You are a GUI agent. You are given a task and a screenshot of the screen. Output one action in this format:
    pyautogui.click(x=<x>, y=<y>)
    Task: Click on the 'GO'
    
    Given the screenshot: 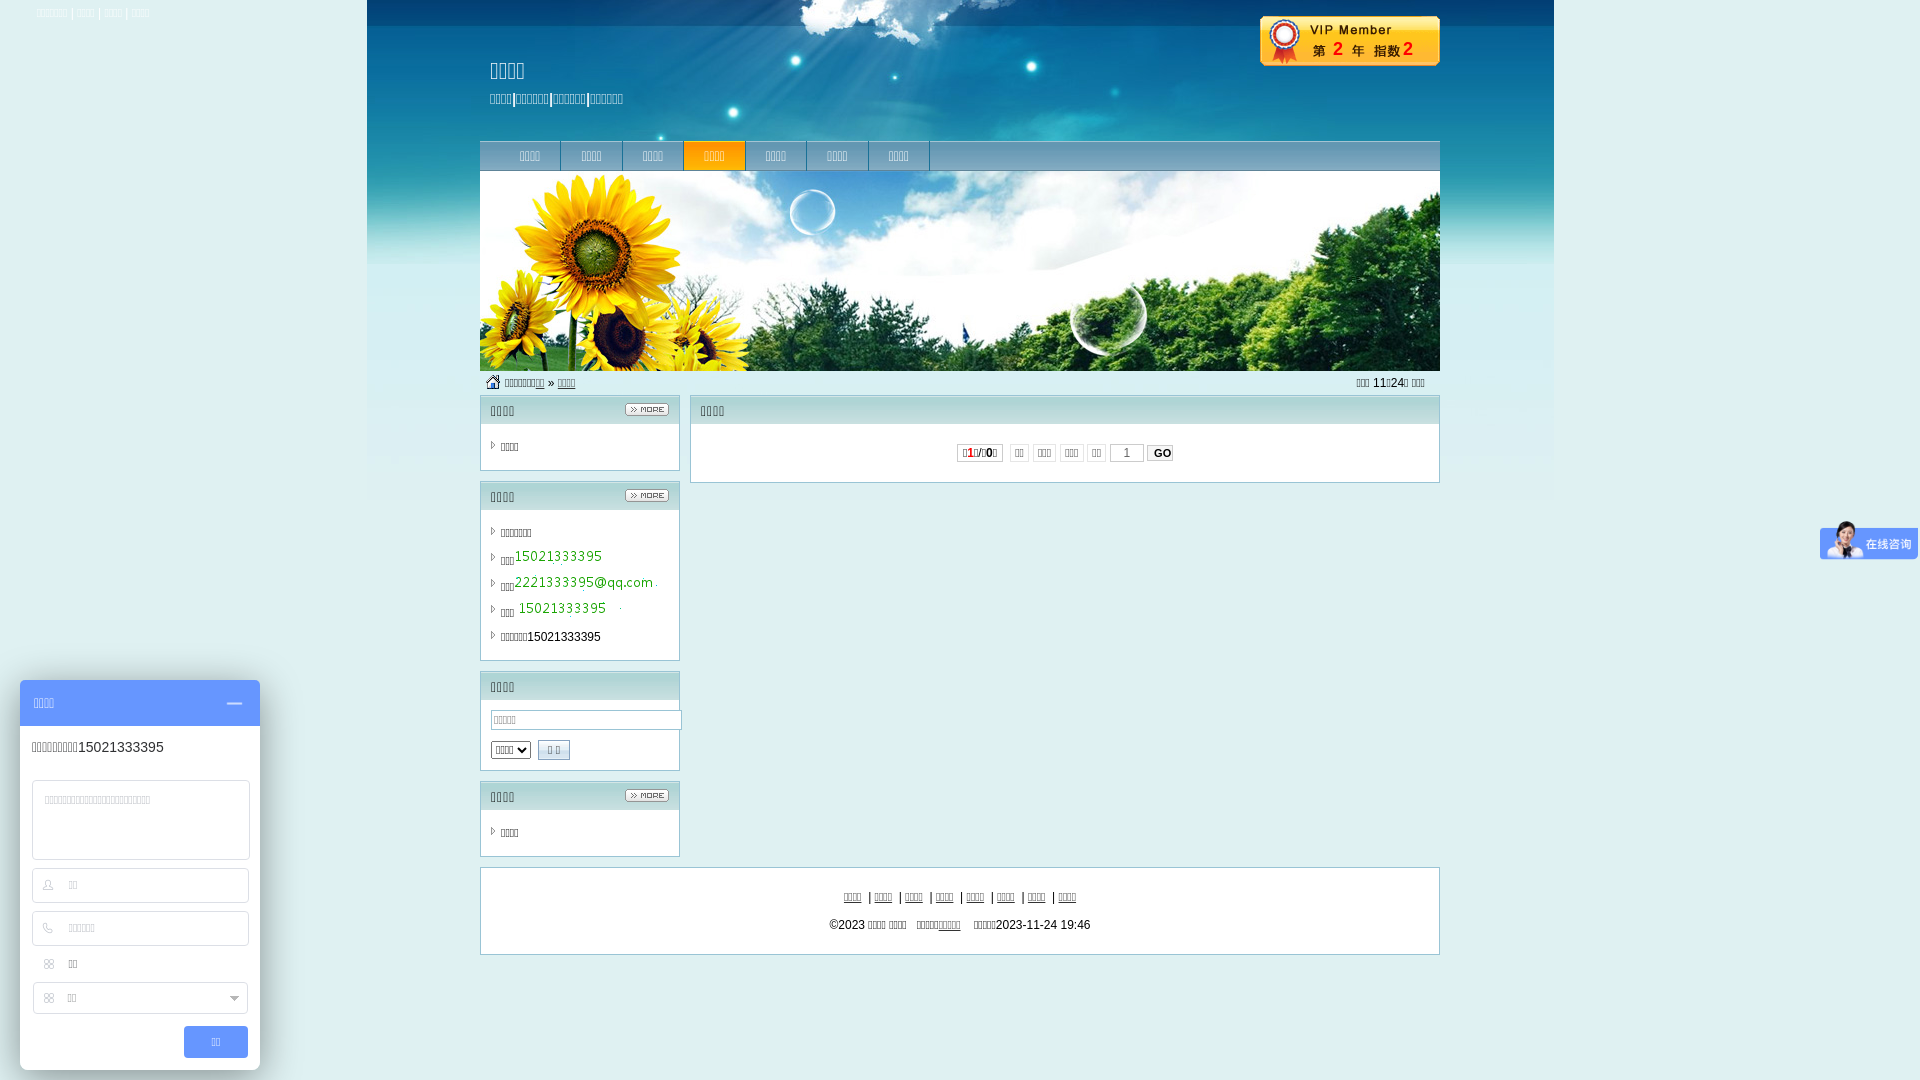 What is the action you would take?
    pyautogui.click(x=1160, y=452)
    